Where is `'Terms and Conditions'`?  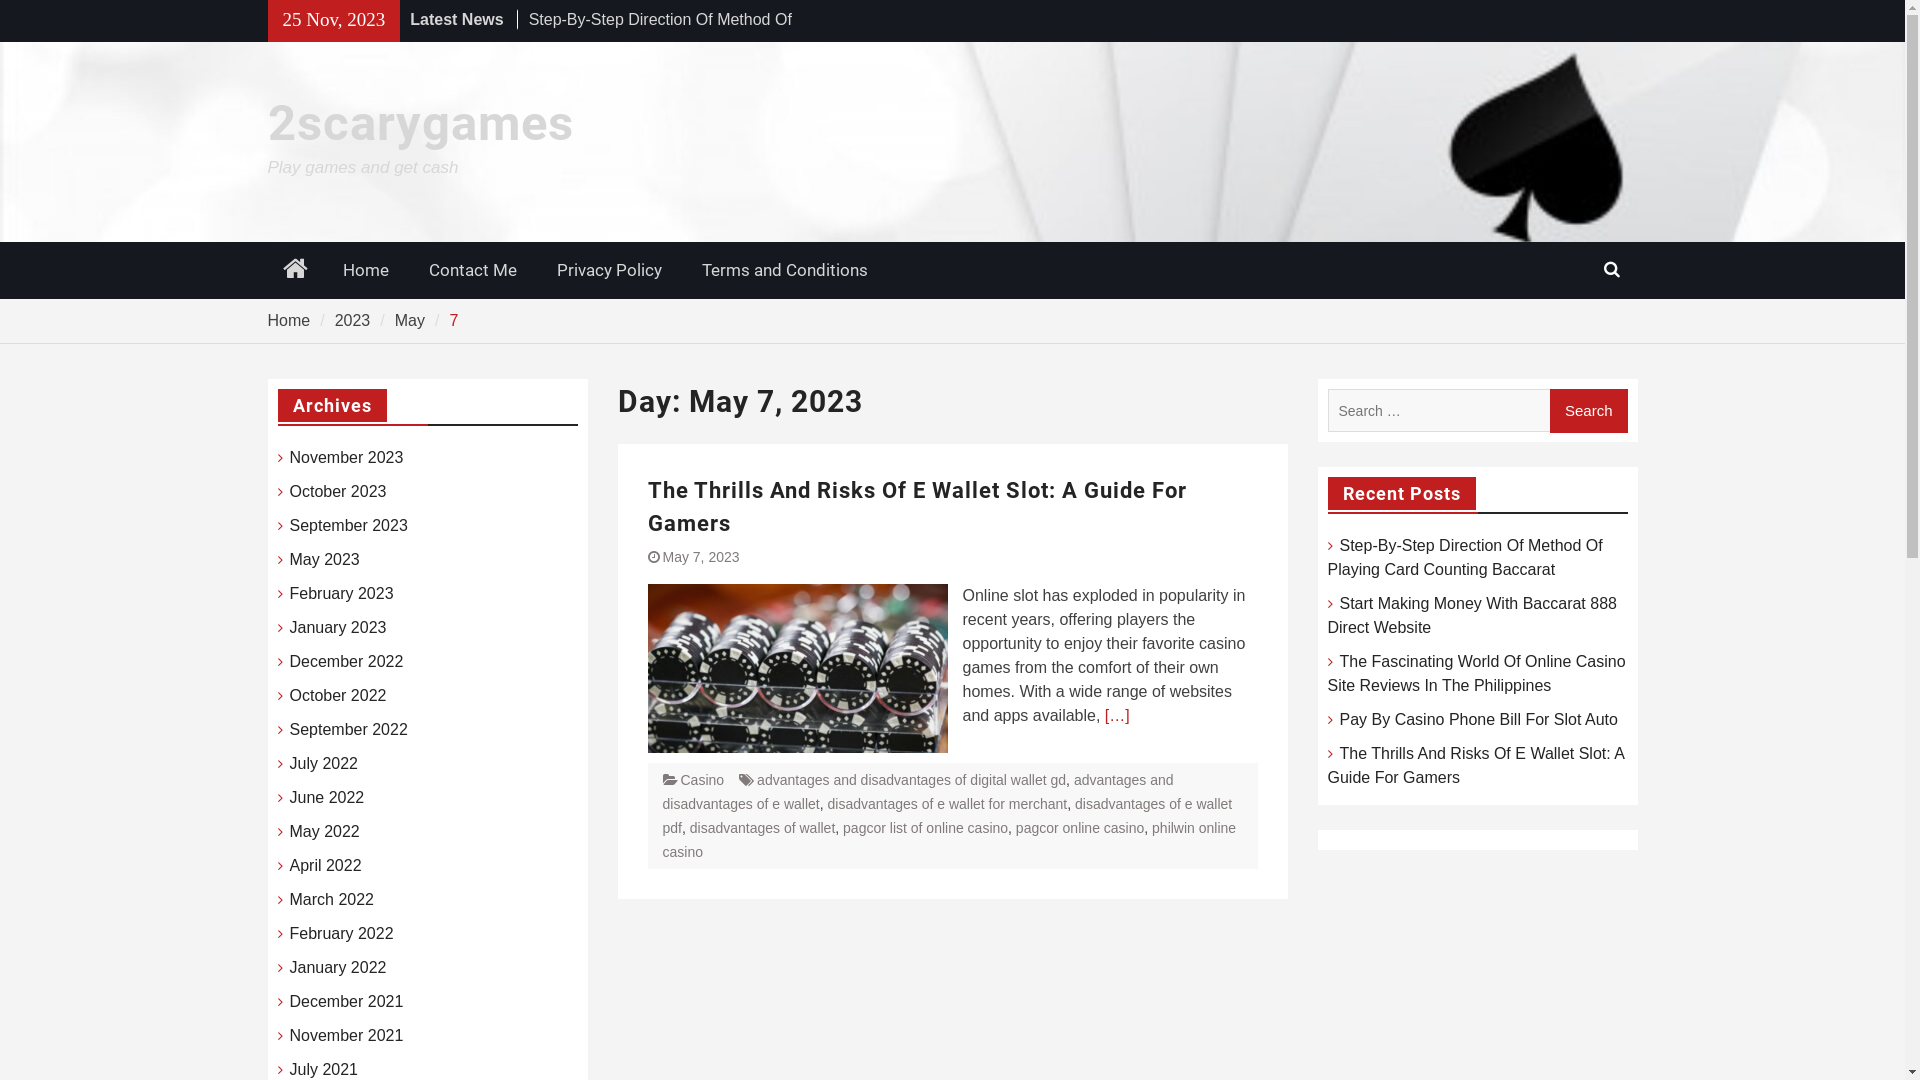
'Terms and Conditions' is located at coordinates (784, 270).